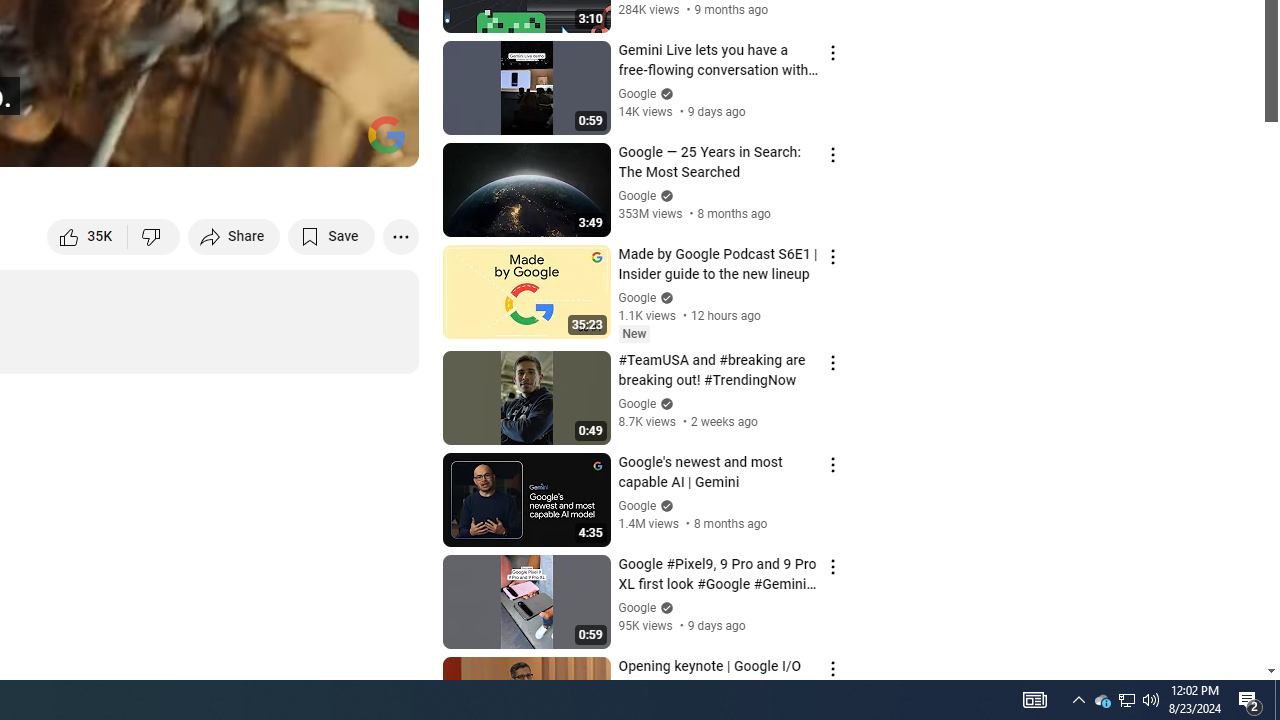 The height and width of the screenshot is (720, 1280). What do you see at coordinates (234, 235) in the screenshot?
I see `'Share'` at bounding box center [234, 235].